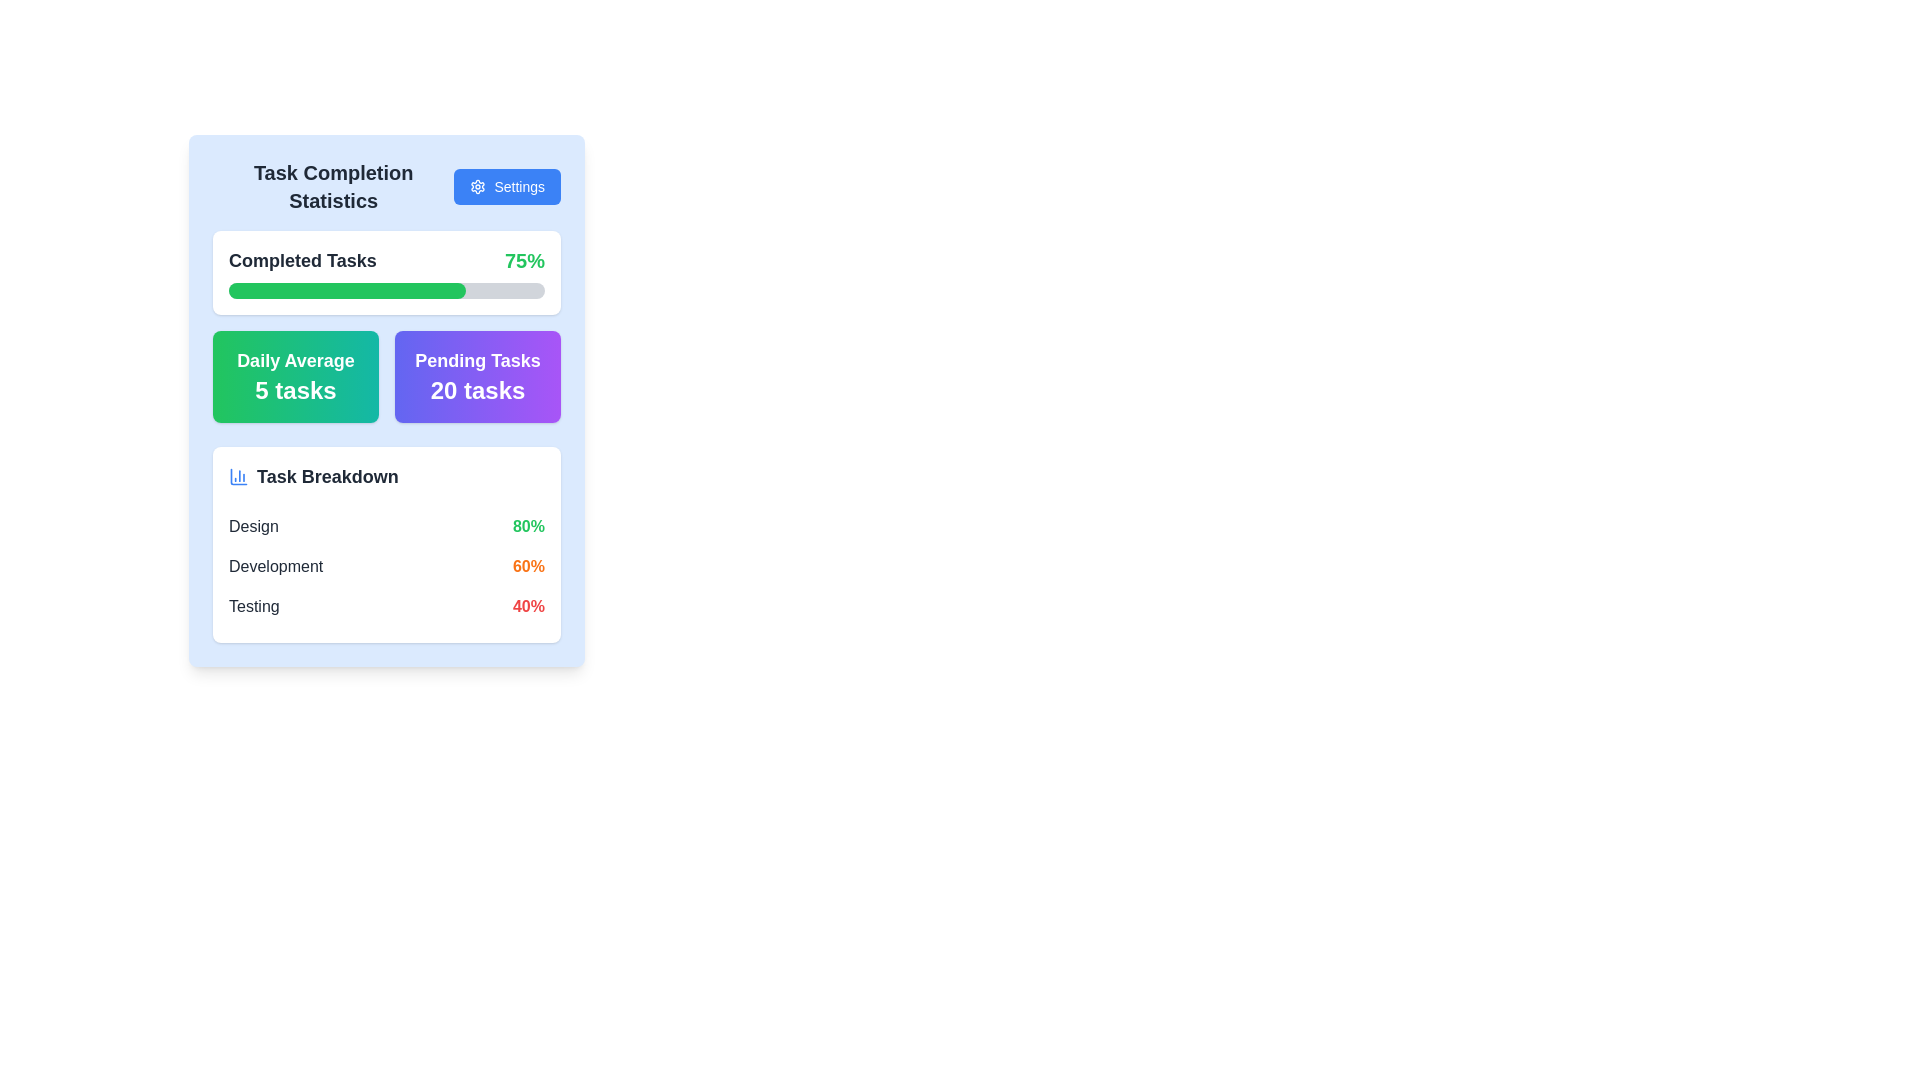  Describe the element at coordinates (295, 377) in the screenshot. I see `the displayed information on the Informational card showing the daily average number of tasks, located in the top-left quadrant of the grid layout, next to the 'Pending Tasks 20 tasks' card` at that location.